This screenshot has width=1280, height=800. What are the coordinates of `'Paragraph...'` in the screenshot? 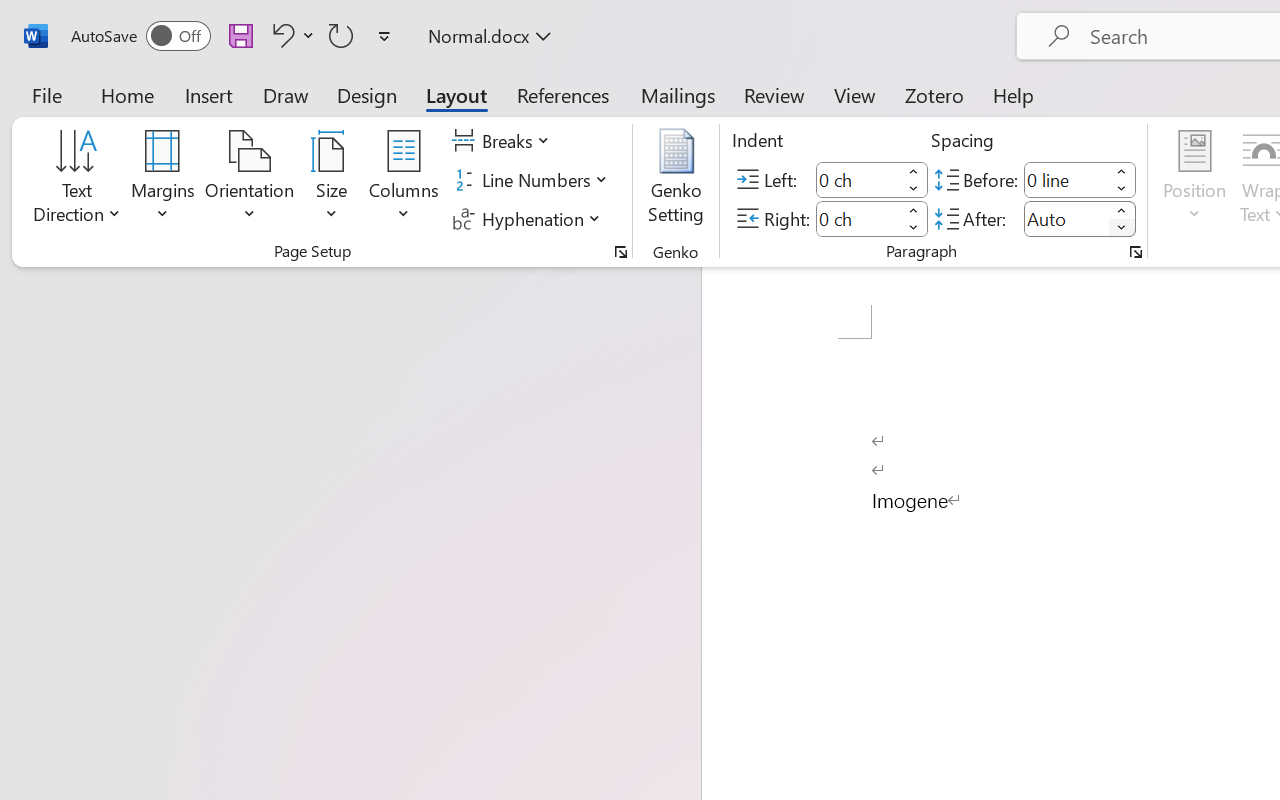 It's located at (1136, 251).